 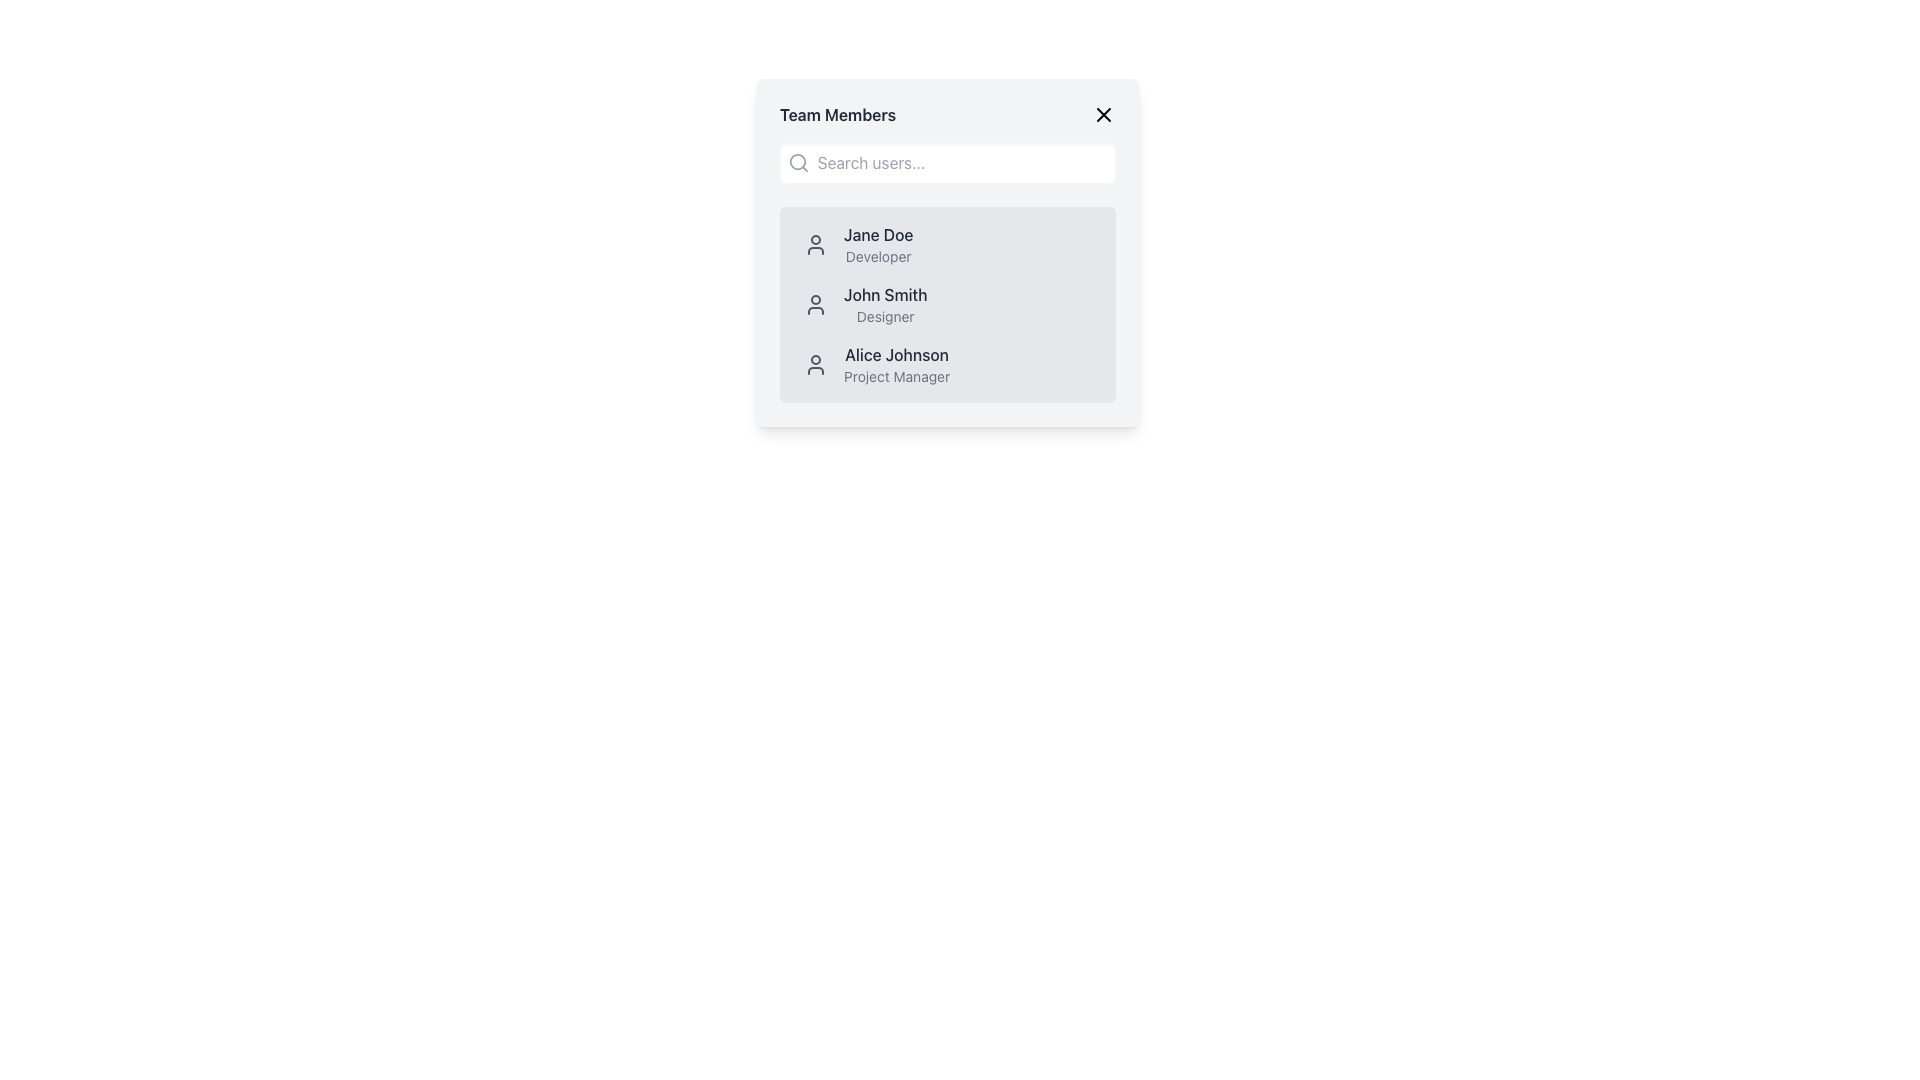 What do you see at coordinates (1103, 115) in the screenshot?
I see `the close icon in the top-right corner of the 'Team Members' panel, which features crossing lines within a square bounding box` at bounding box center [1103, 115].